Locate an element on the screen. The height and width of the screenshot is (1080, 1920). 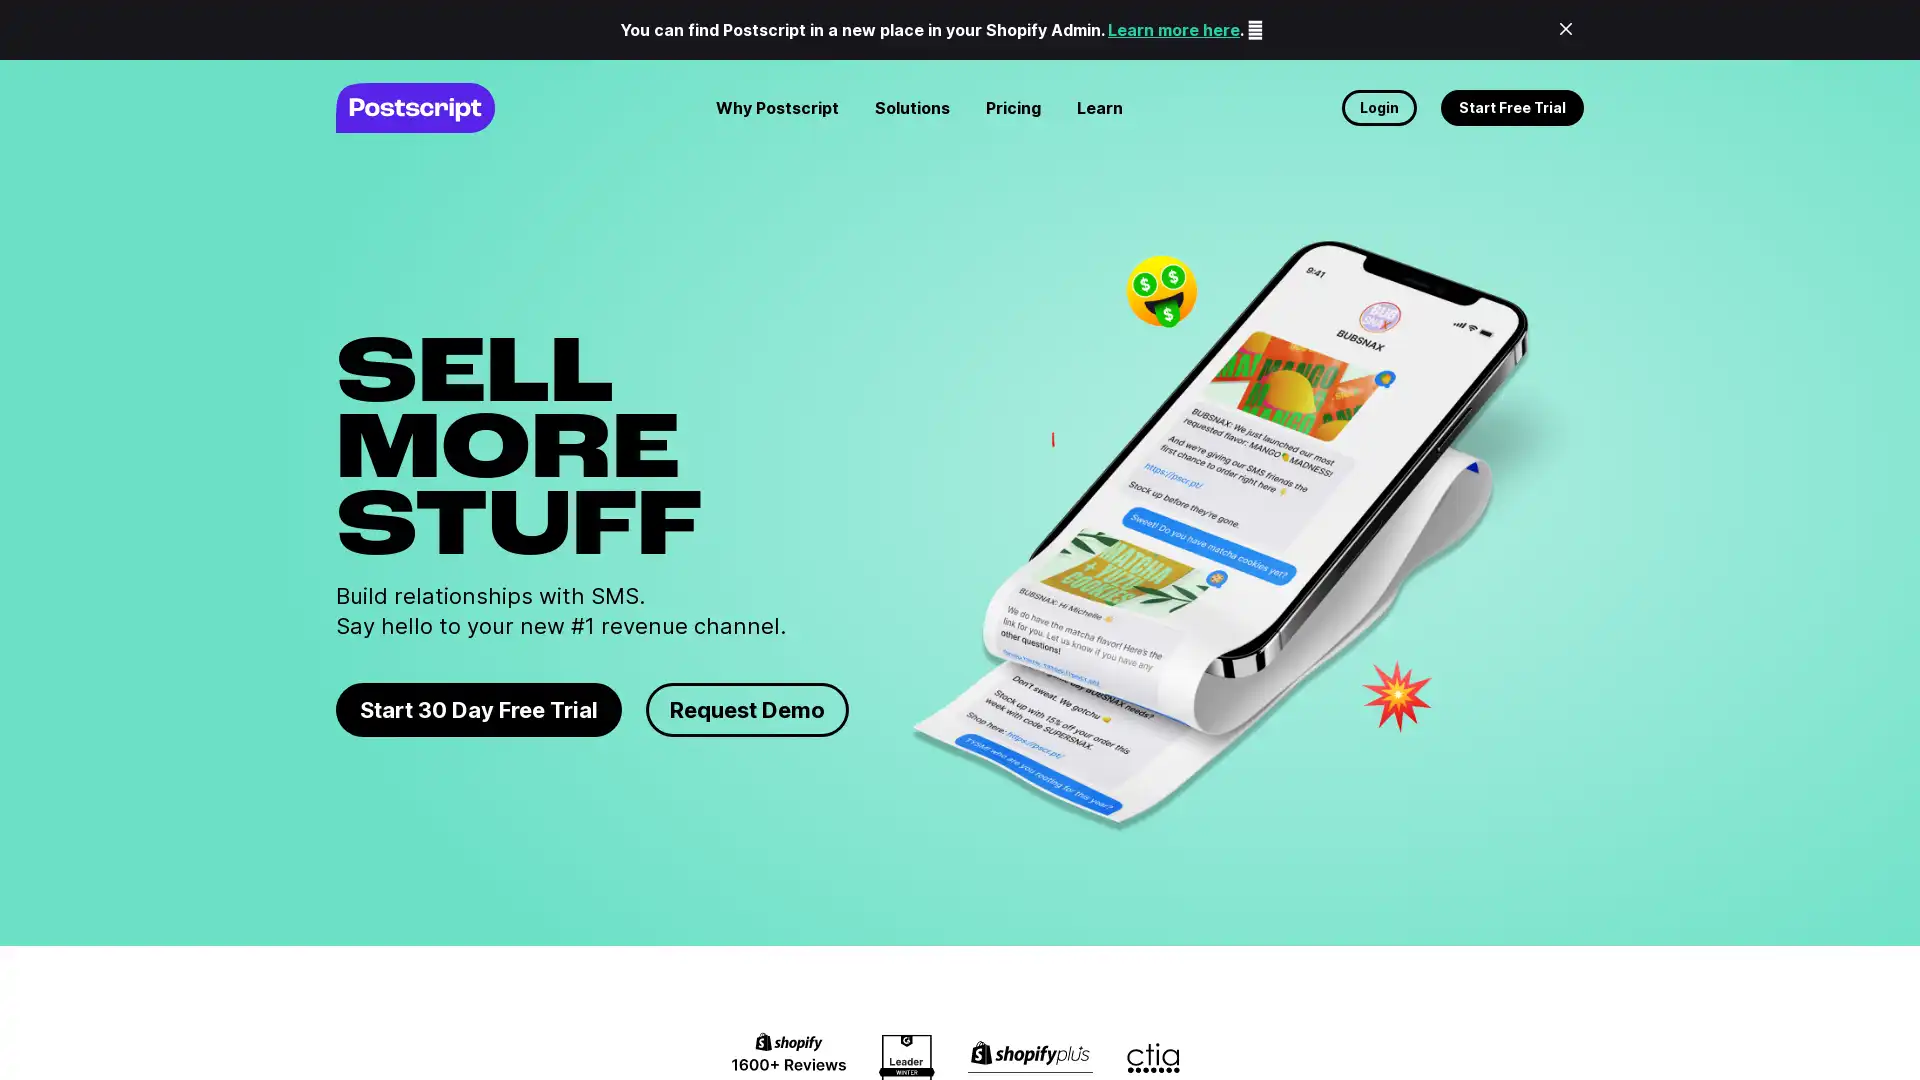
Pricing is located at coordinates (1012, 107).